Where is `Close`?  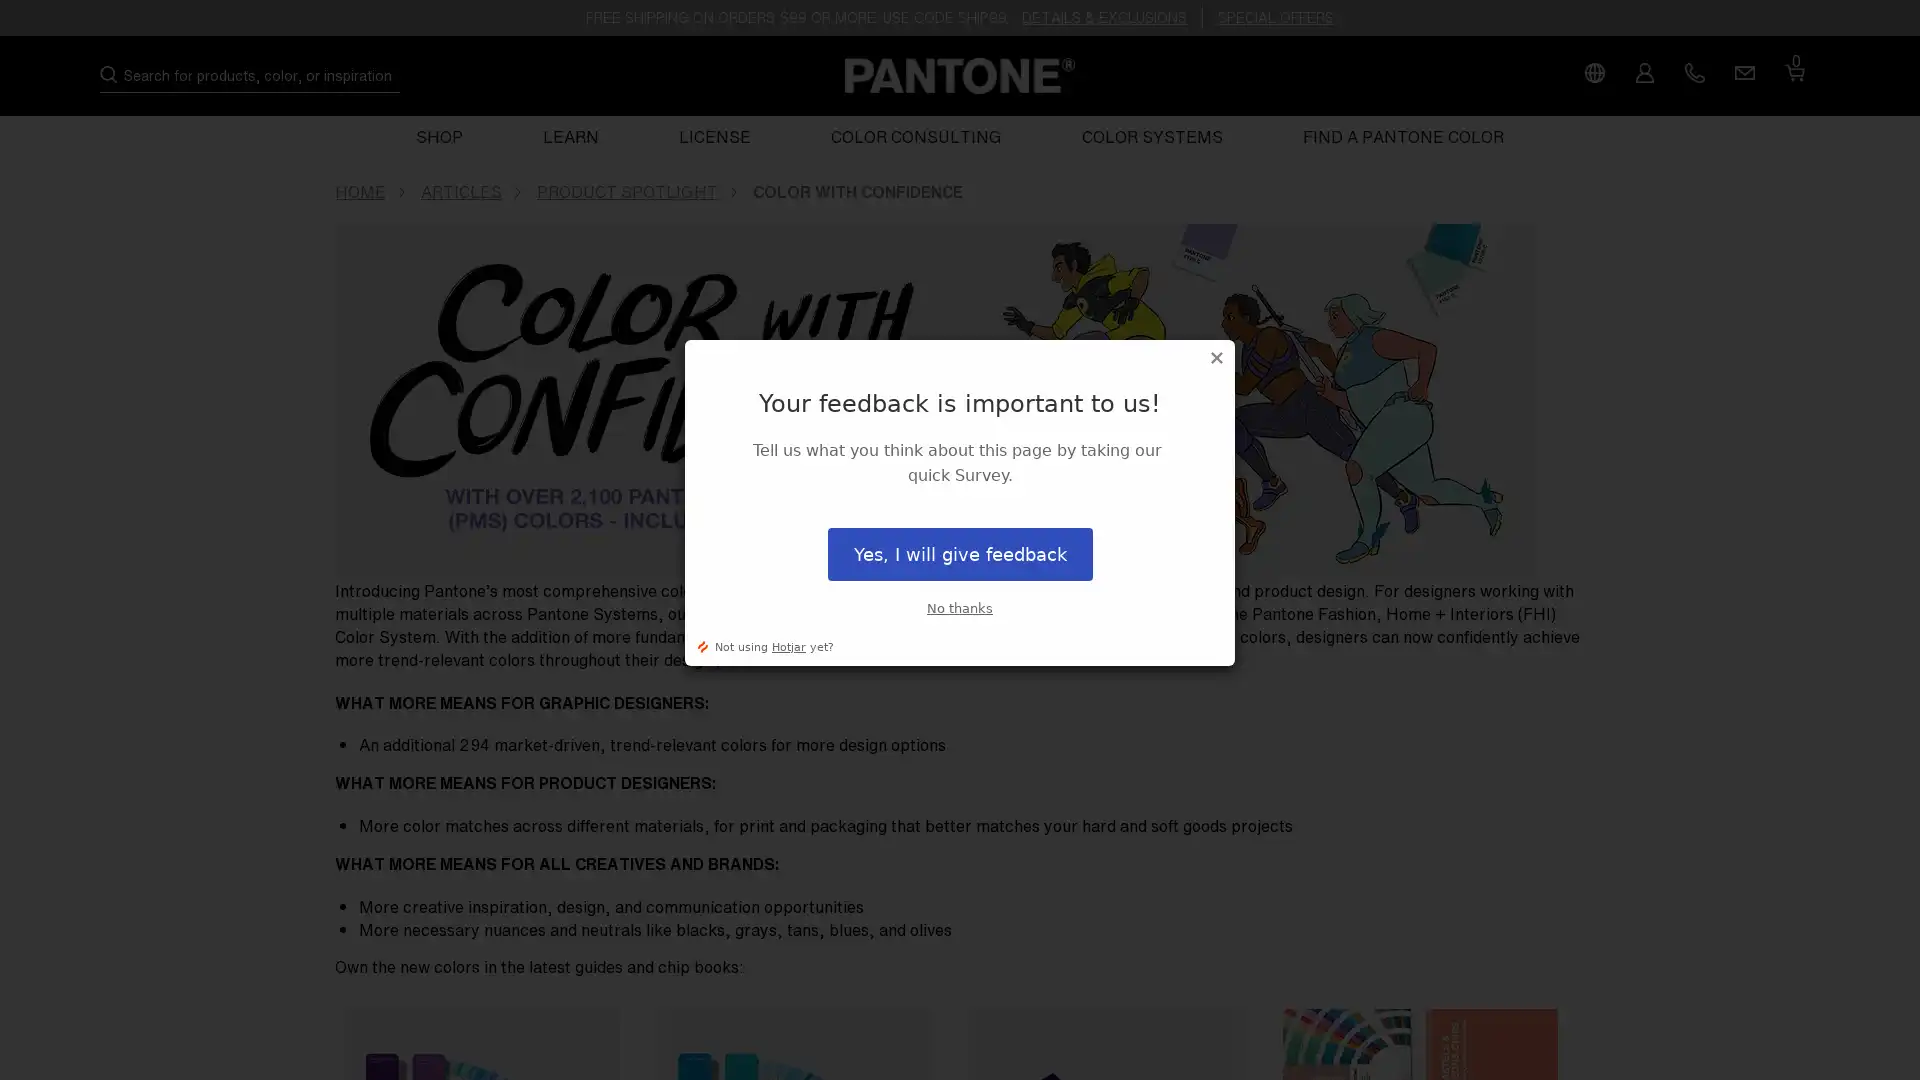 Close is located at coordinates (1216, 357).